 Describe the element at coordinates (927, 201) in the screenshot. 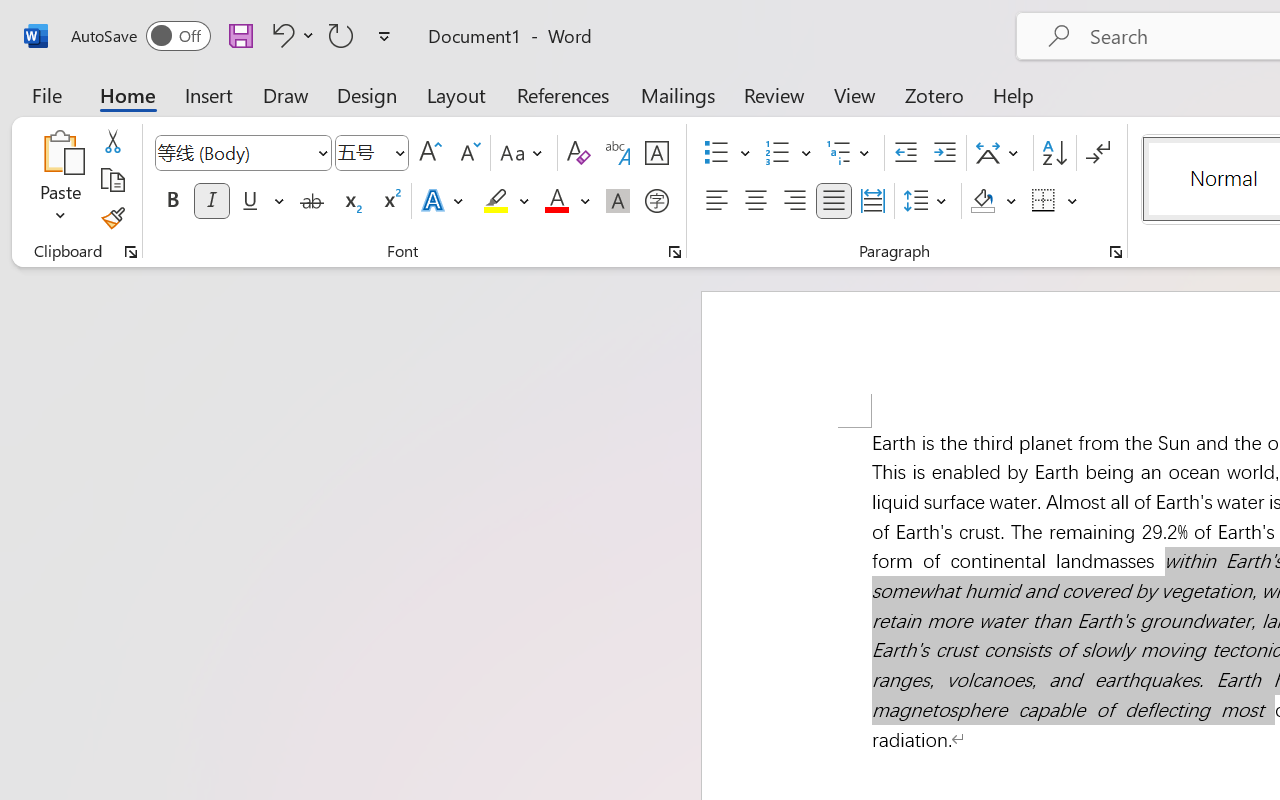

I see `'Line and Paragraph Spacing'` at that location.